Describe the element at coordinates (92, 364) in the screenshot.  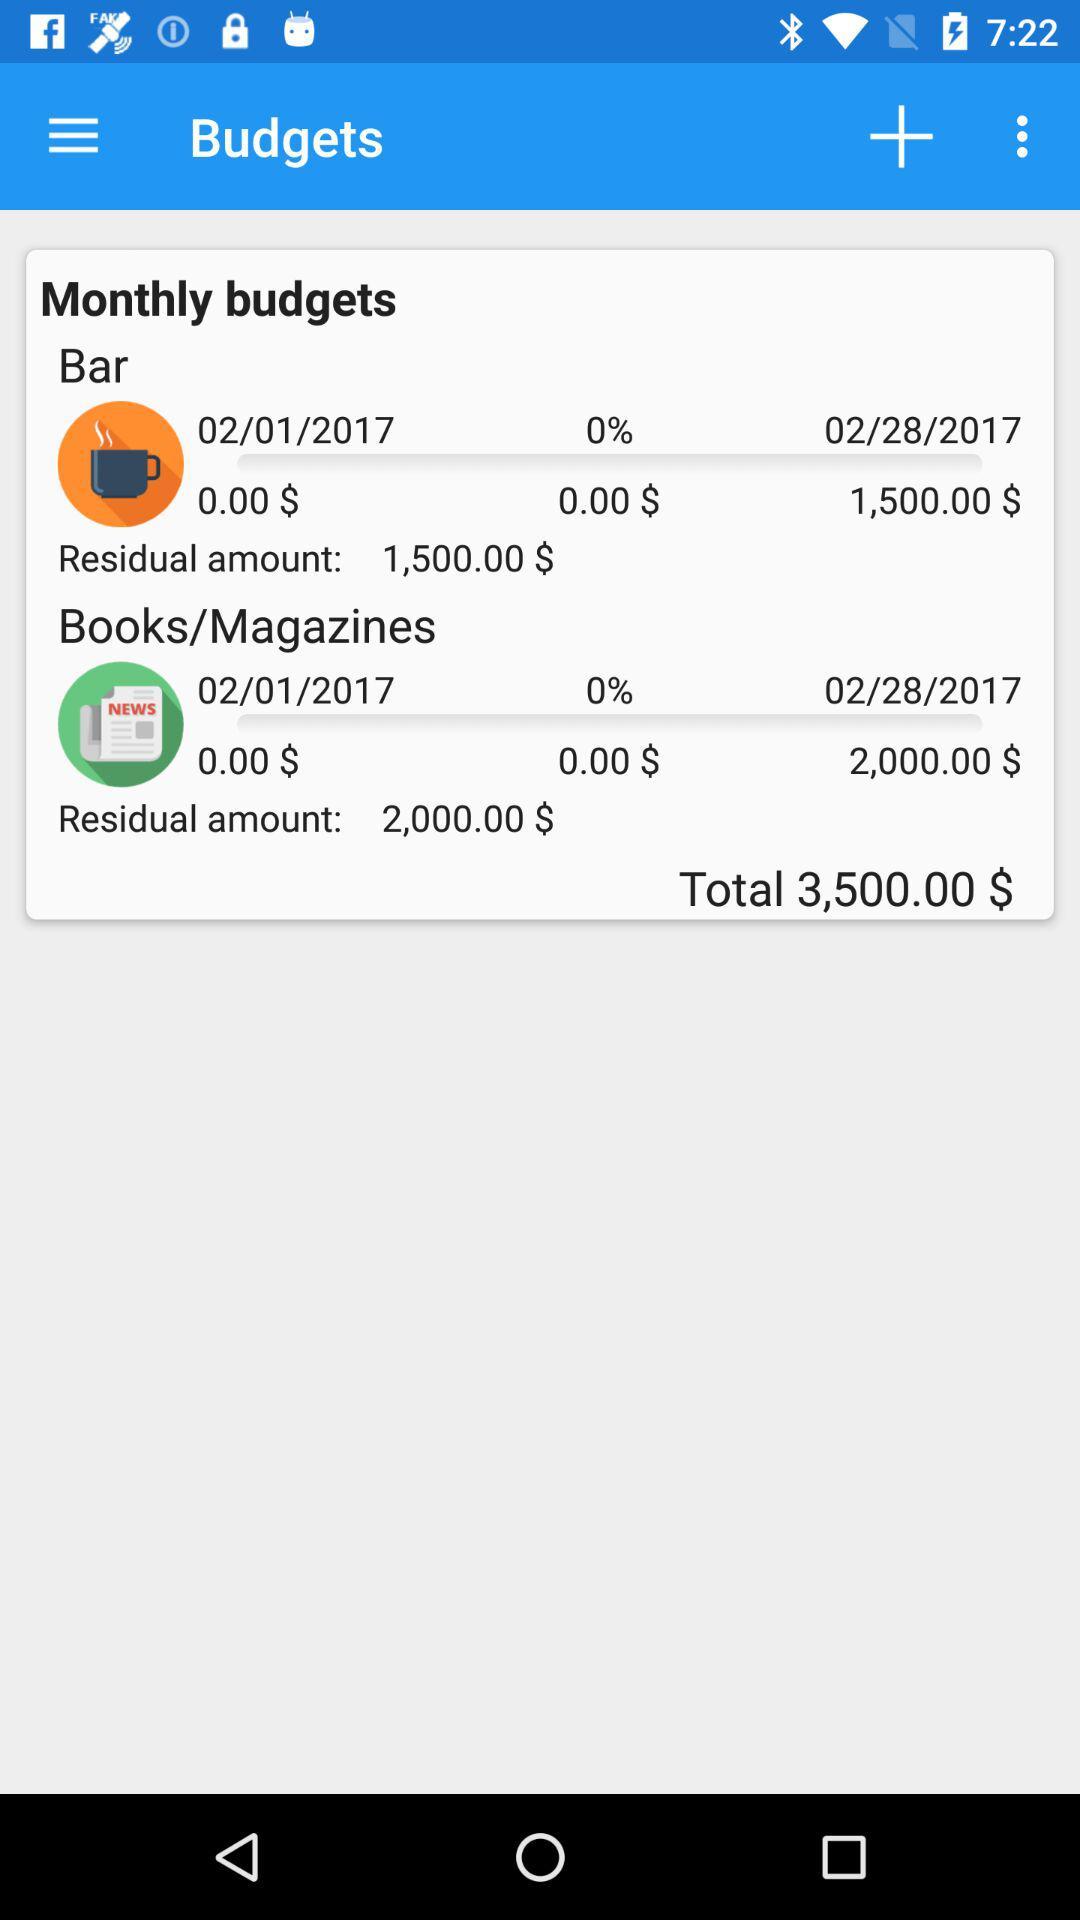
I see `the bar icon` at that location.